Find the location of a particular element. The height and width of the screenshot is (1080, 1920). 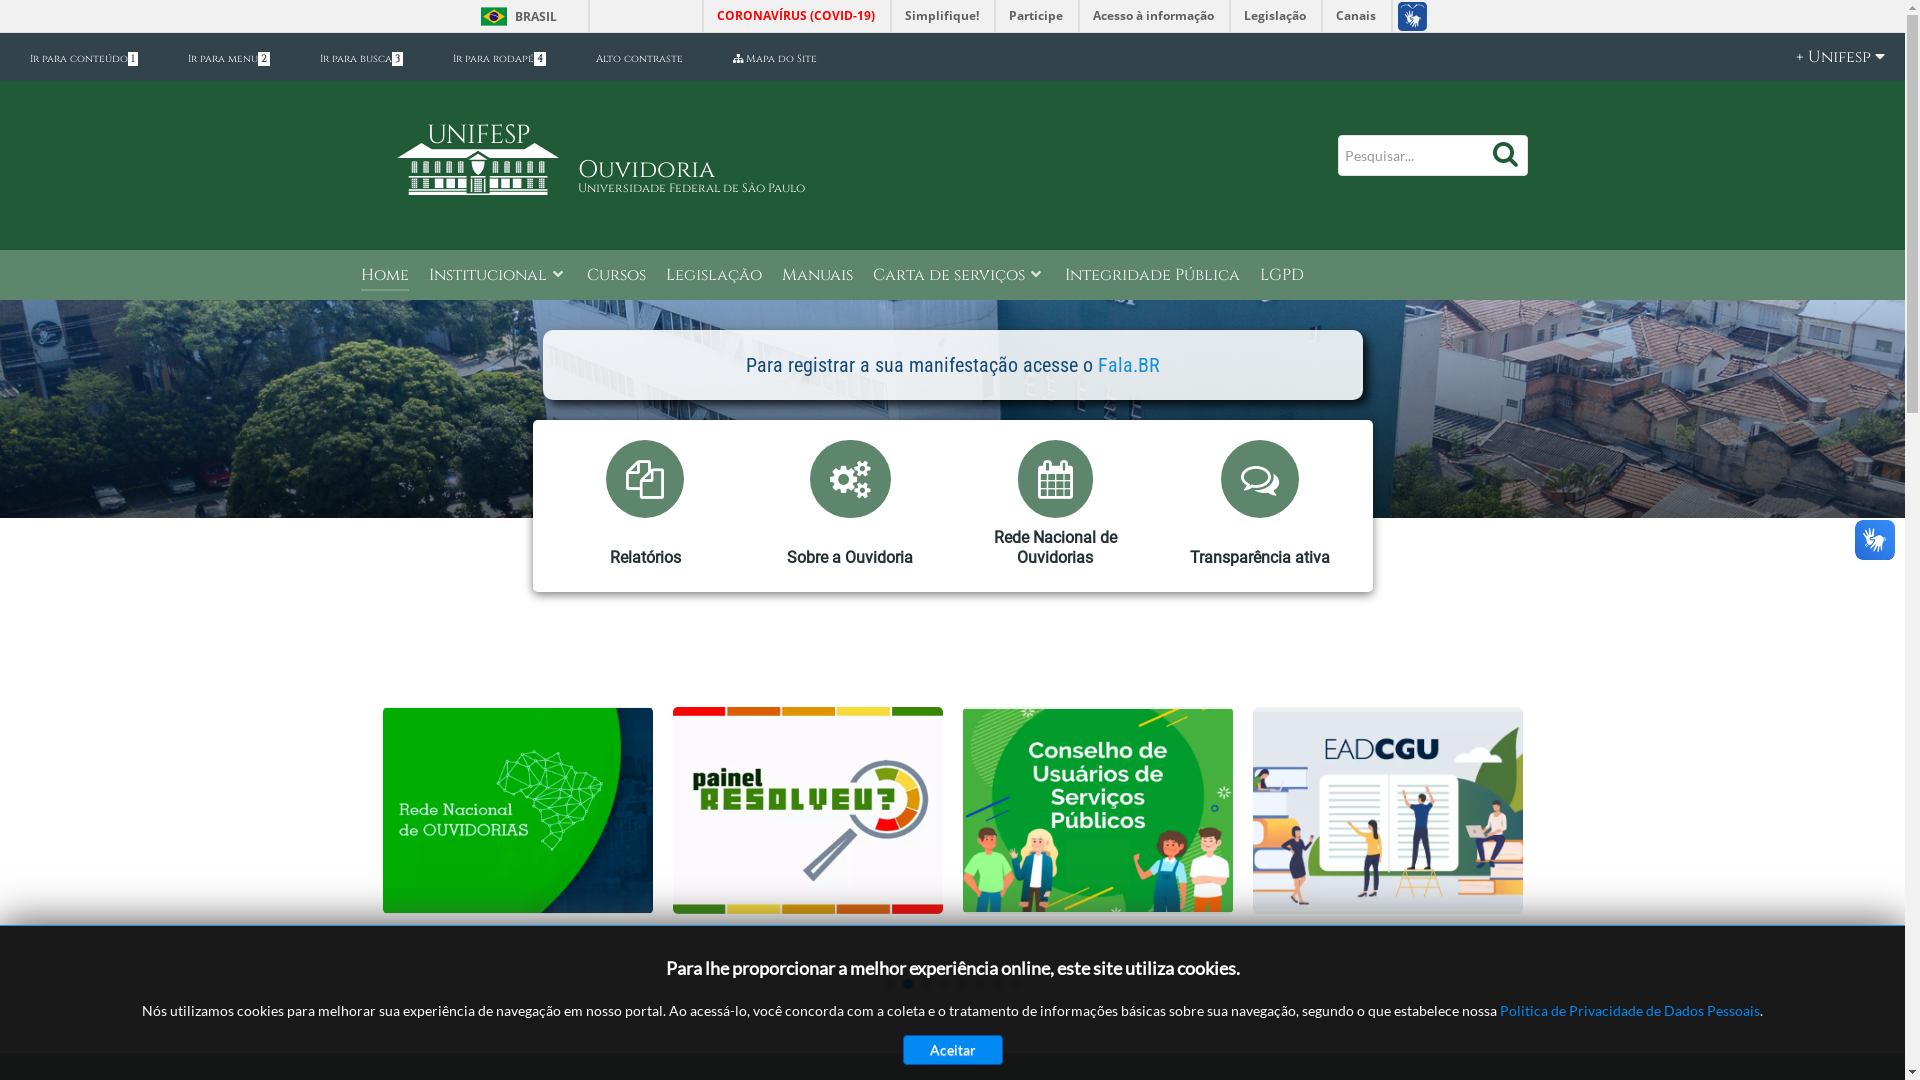

'LGPD' is located at coordinates (1258, 276).